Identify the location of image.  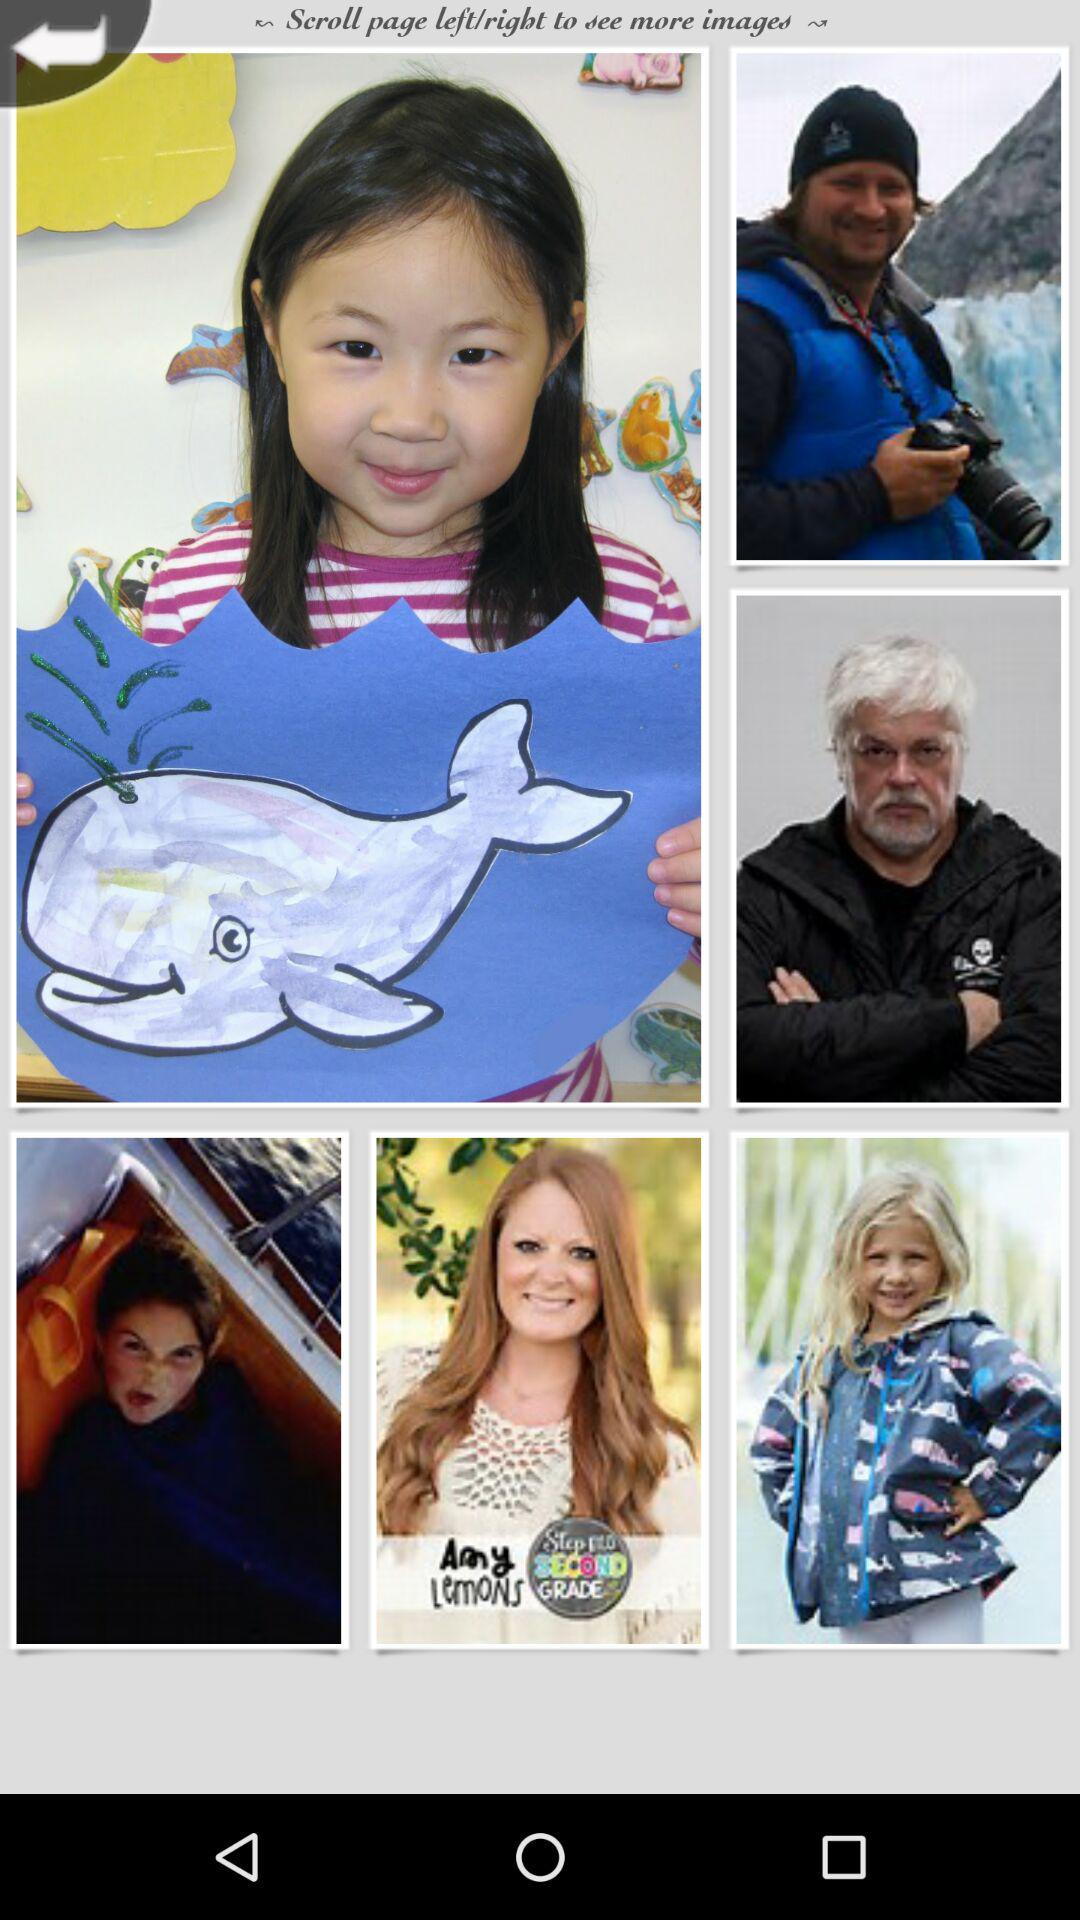
(357, 576).